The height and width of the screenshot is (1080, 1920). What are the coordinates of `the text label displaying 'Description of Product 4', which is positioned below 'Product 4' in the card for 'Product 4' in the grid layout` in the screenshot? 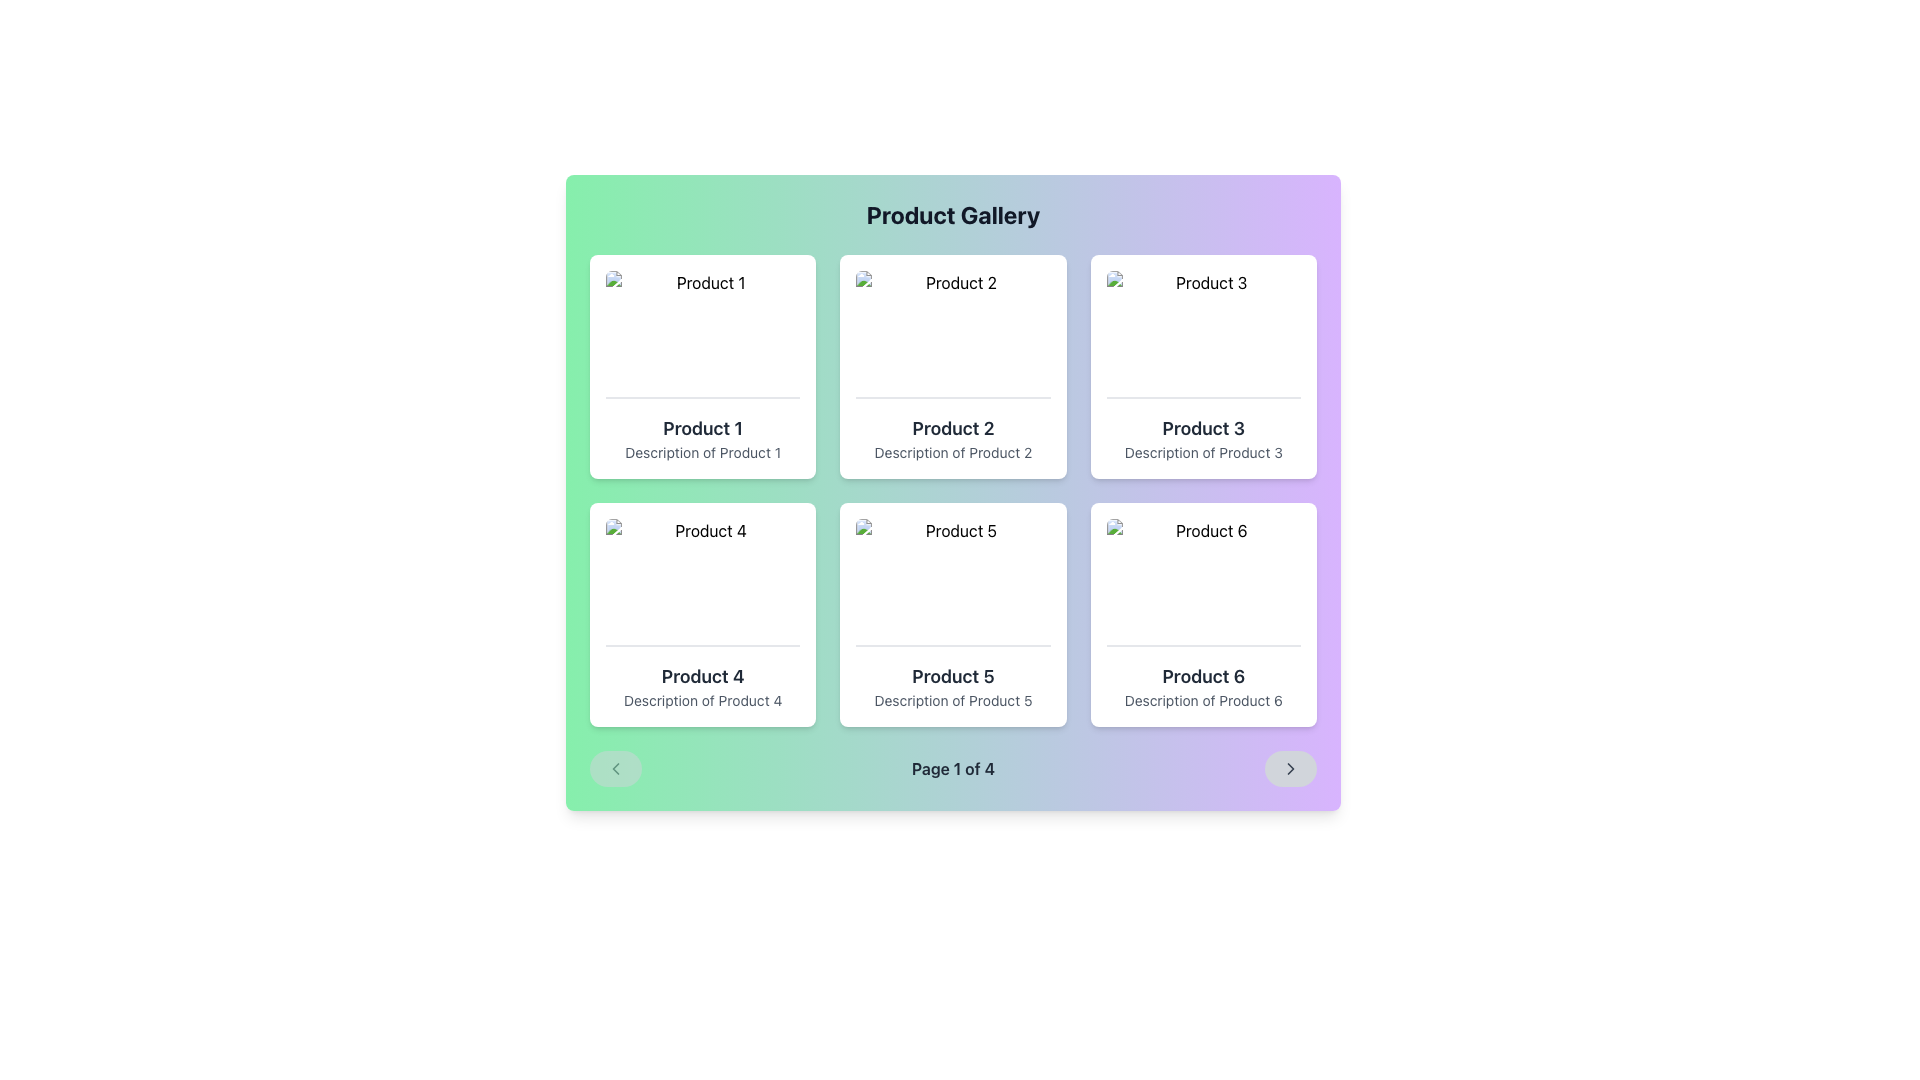 It's located at (703, 700).